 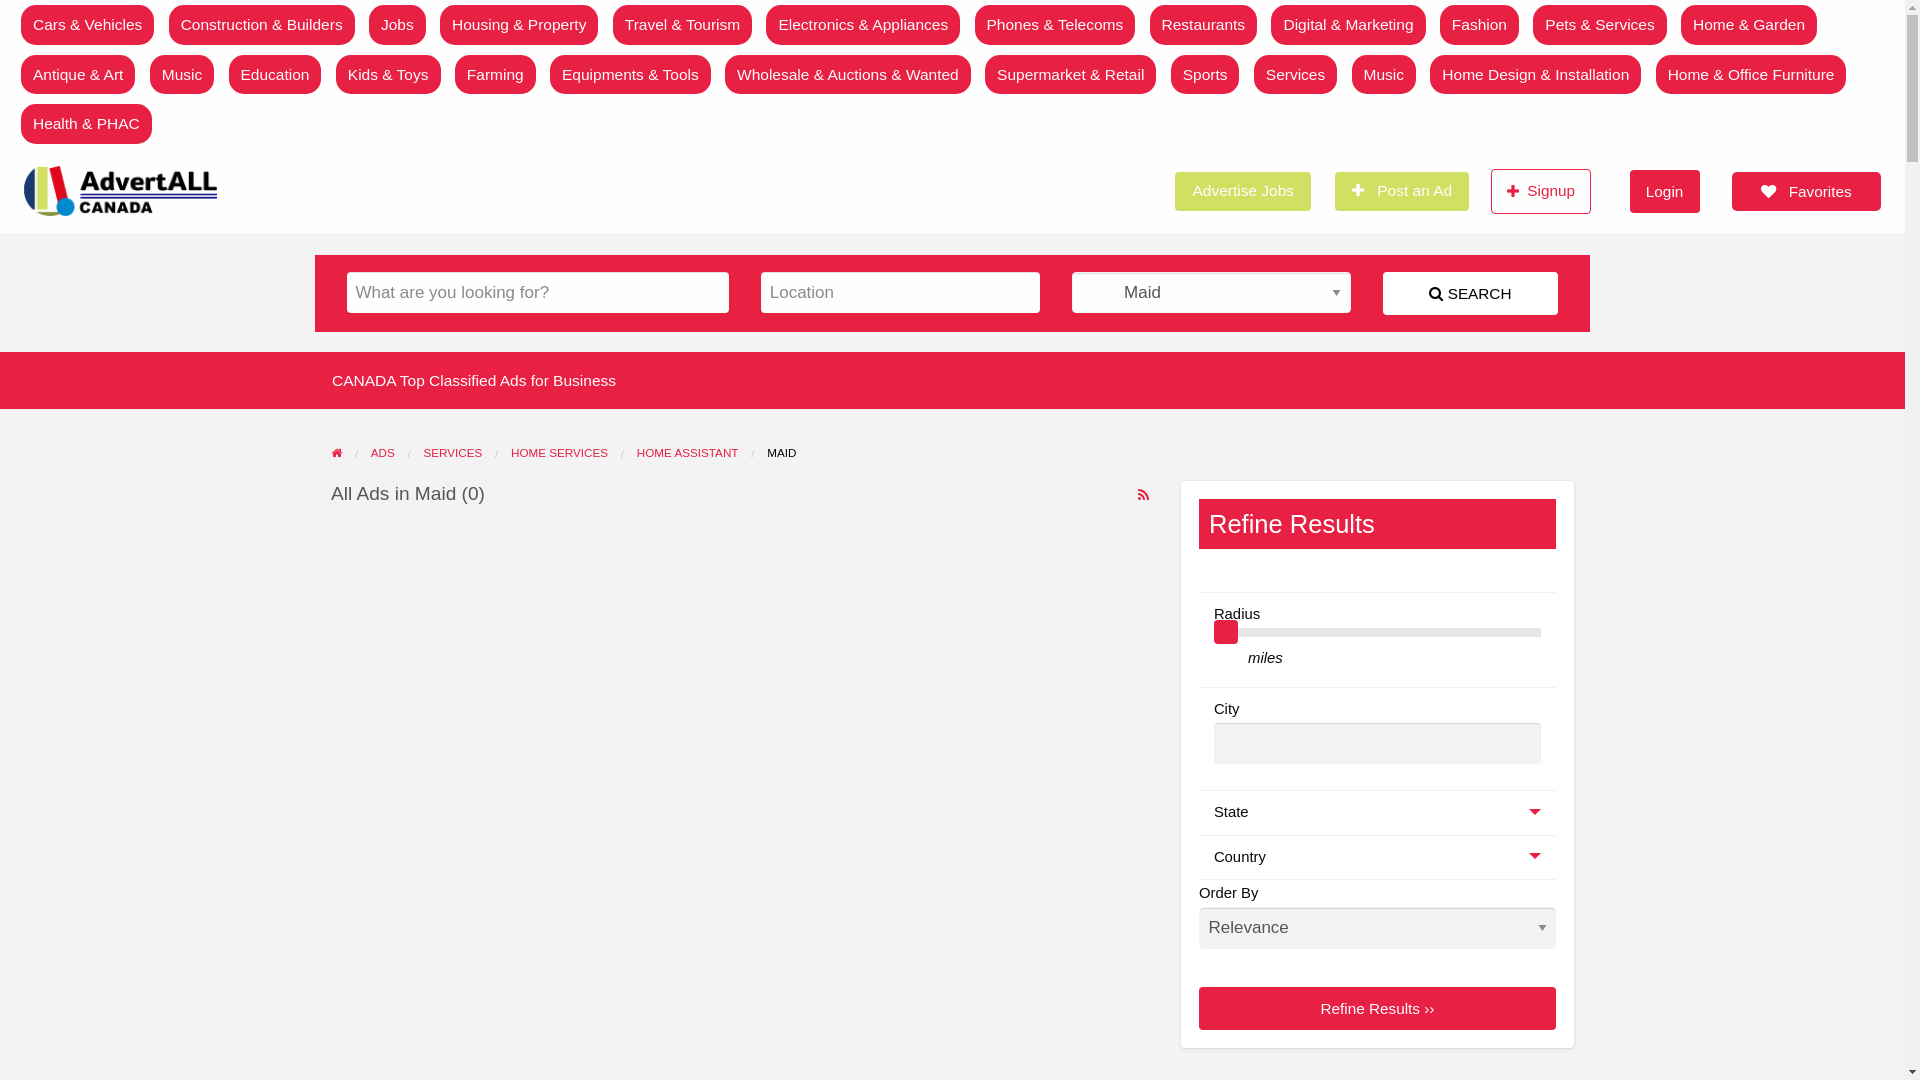 What do you see at coordinates (20, 73) in the screenshot?
I see `'Antique & Art'` at bounding box center [20, 73].